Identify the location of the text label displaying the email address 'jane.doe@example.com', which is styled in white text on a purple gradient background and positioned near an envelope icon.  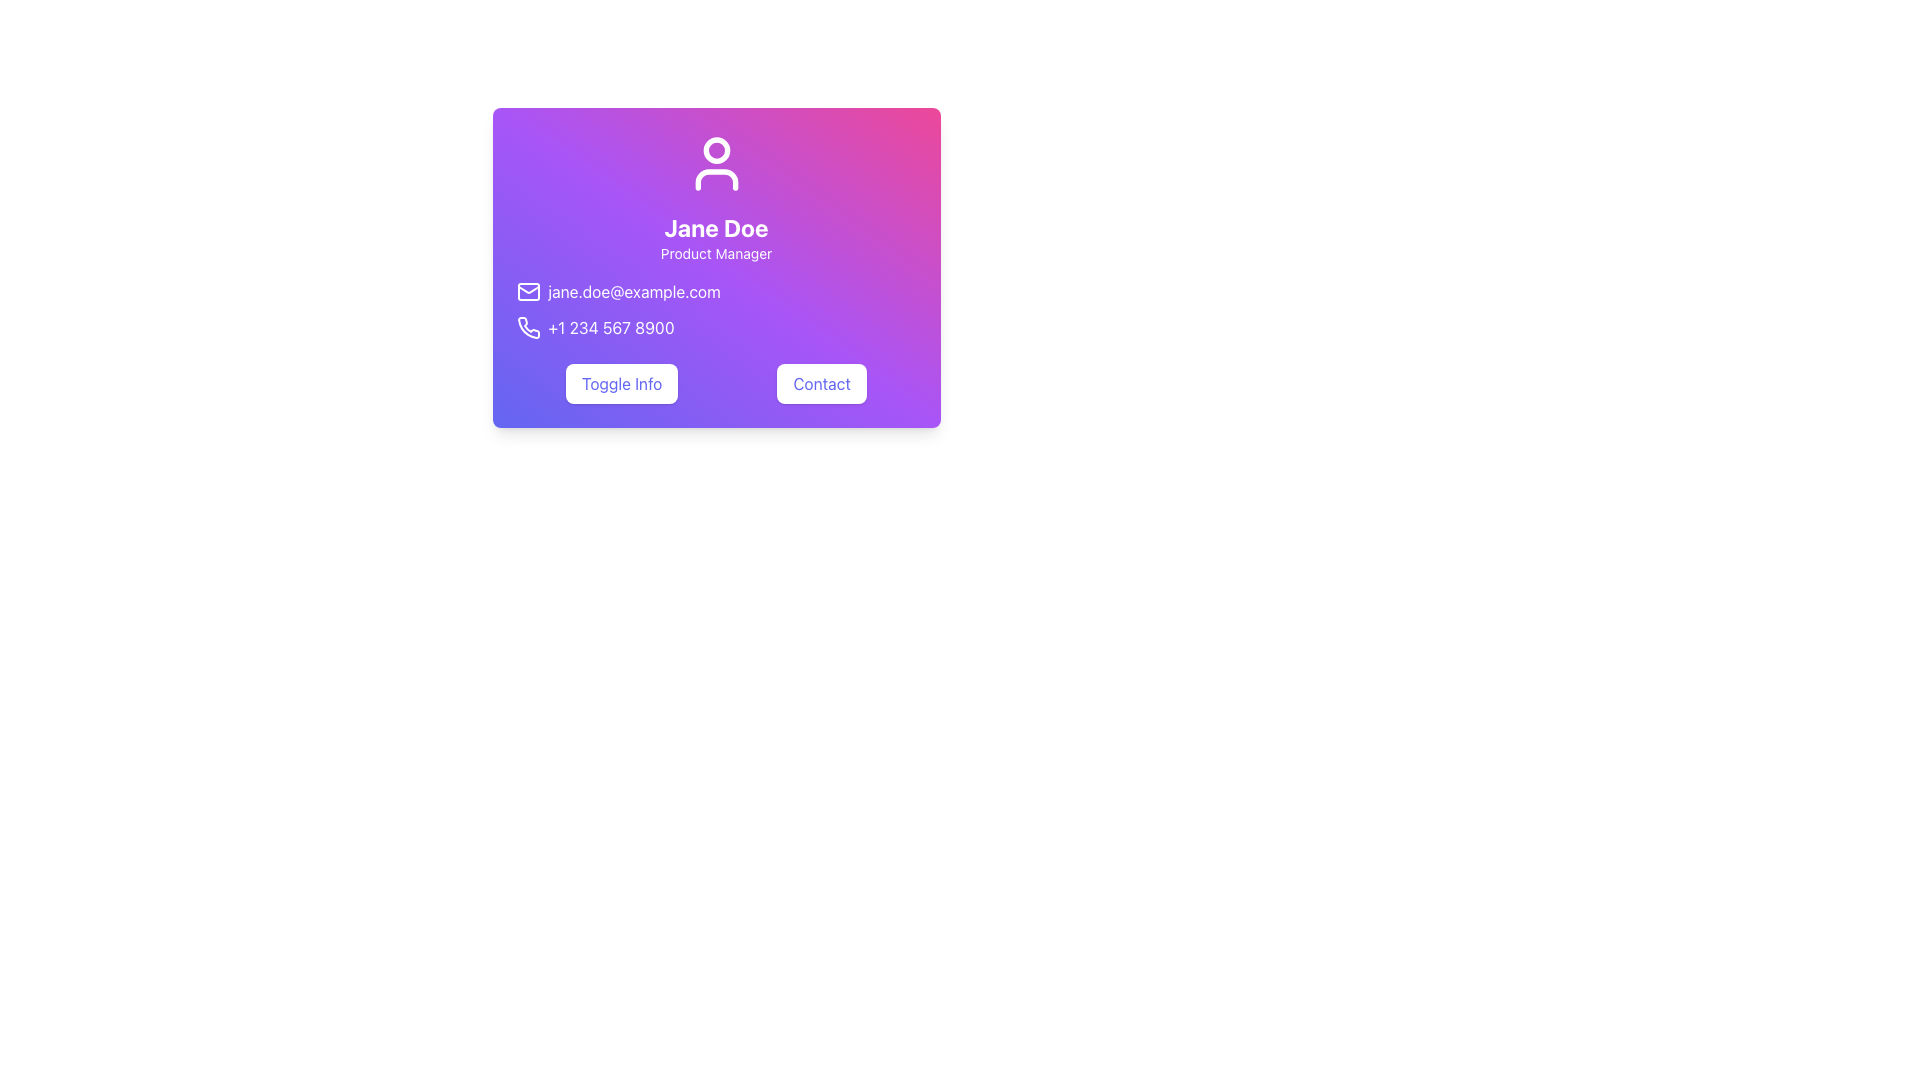
(633, 292).